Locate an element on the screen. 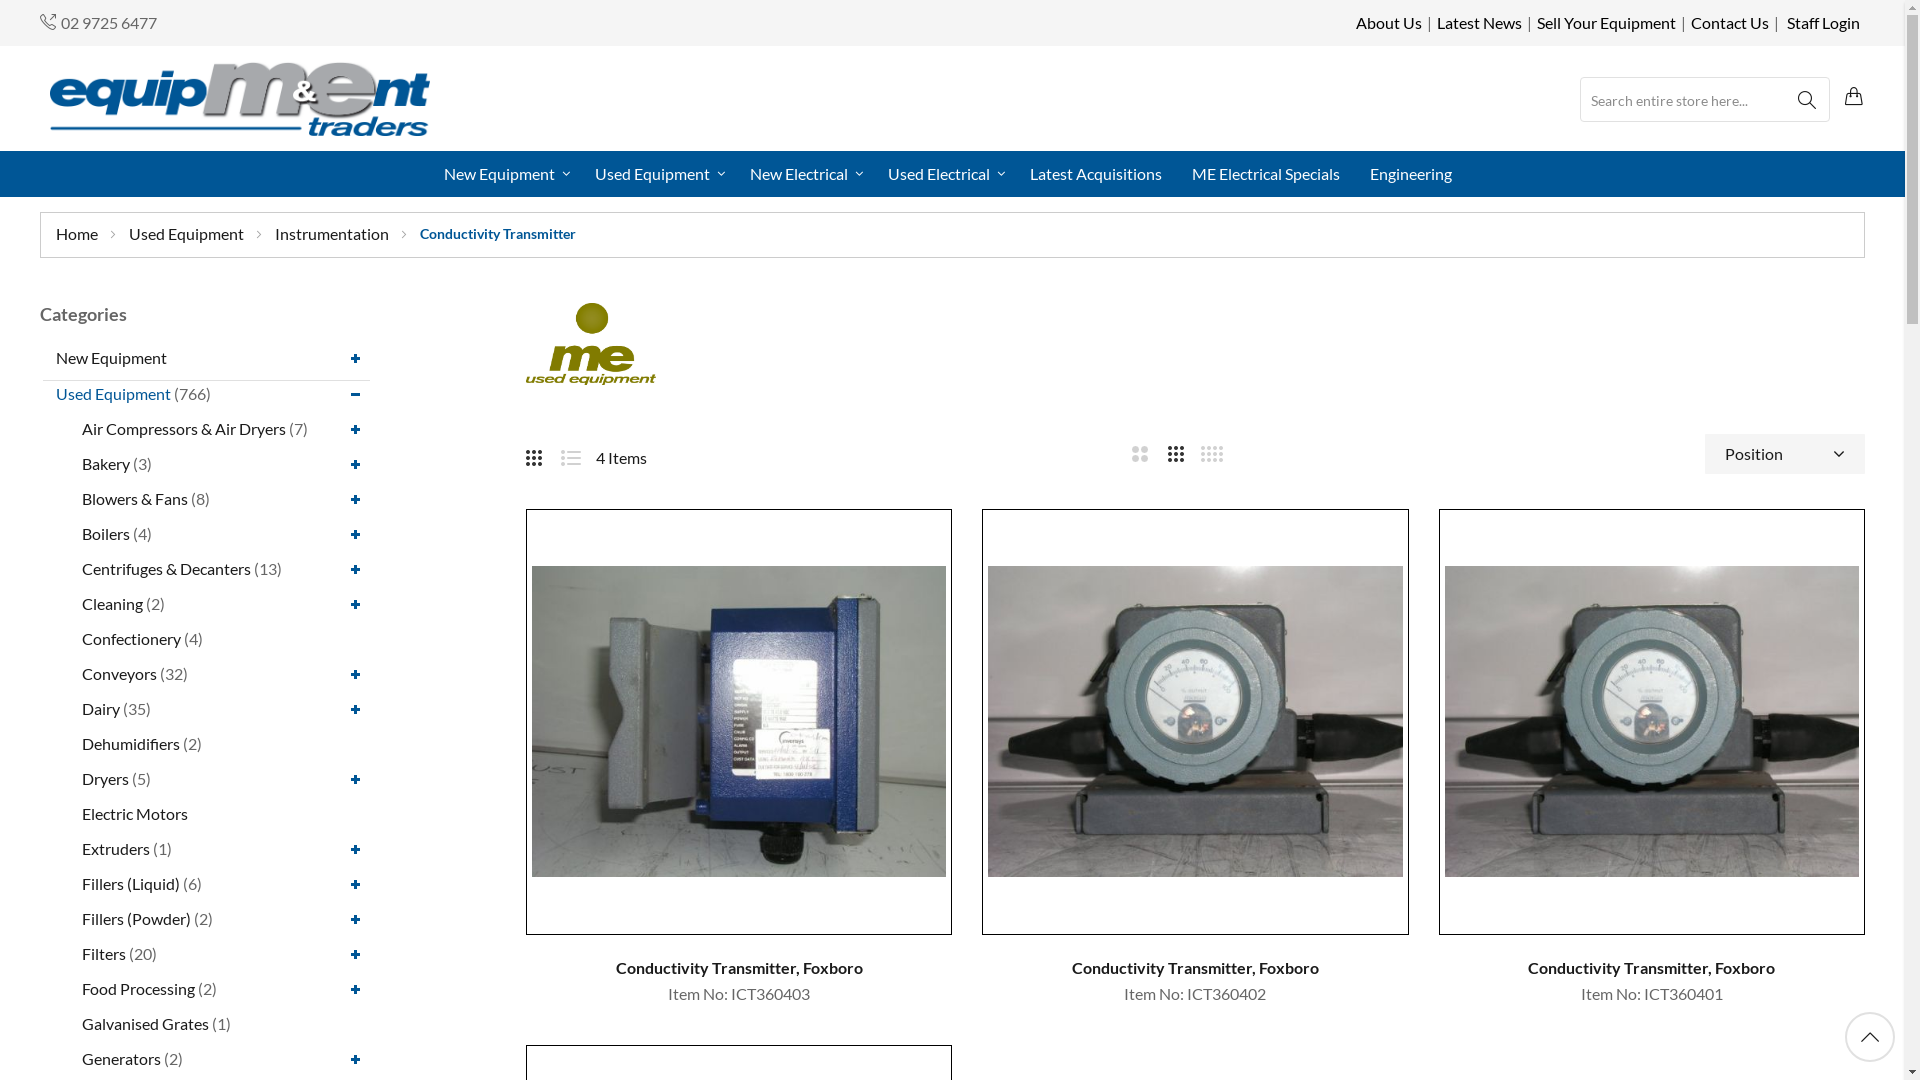  'Dehumidifiers' is located at coordinates (129, 743).